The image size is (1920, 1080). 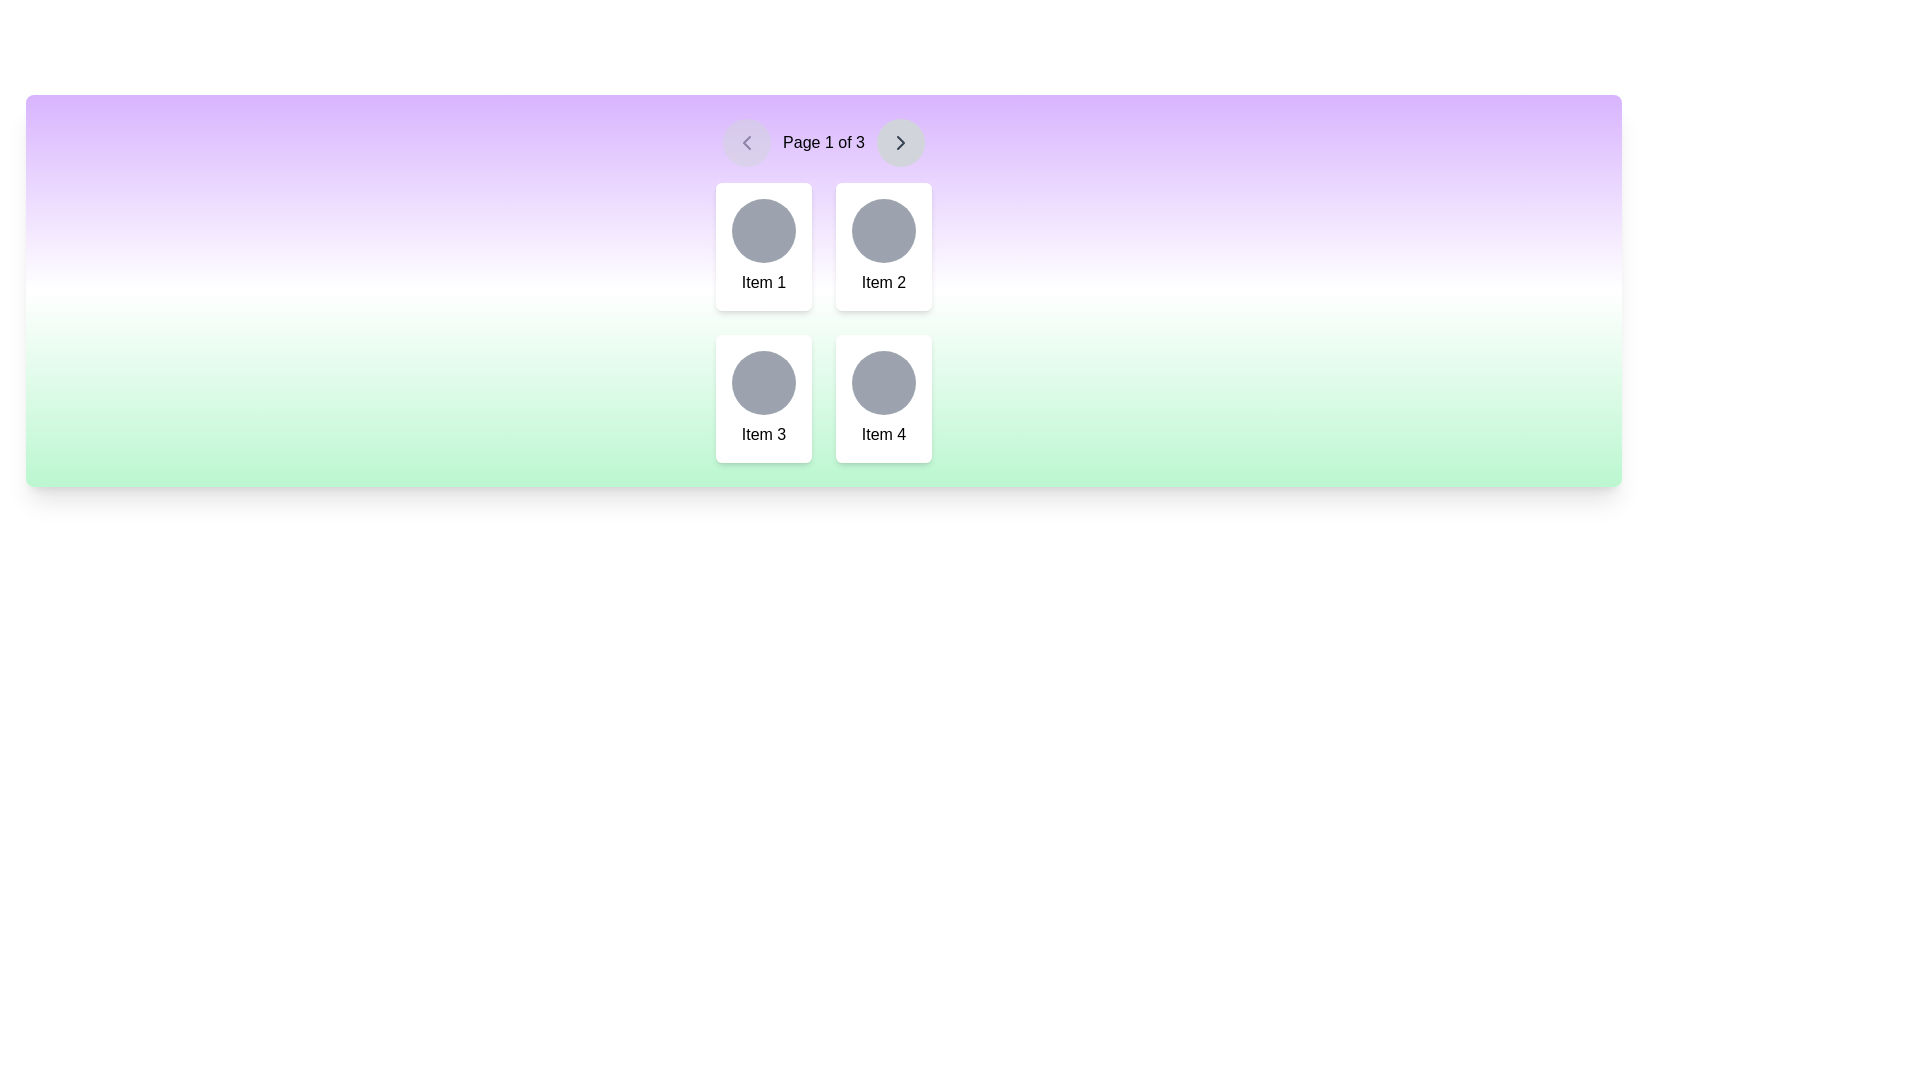 What do you see at coordinates (746, 141) in the screenshot?
I see `the left-pointing chevron-shaped icon located within the navigation section, to the immediate left of the text 'Page 1 of 3'` at bounding box center [746, 141].